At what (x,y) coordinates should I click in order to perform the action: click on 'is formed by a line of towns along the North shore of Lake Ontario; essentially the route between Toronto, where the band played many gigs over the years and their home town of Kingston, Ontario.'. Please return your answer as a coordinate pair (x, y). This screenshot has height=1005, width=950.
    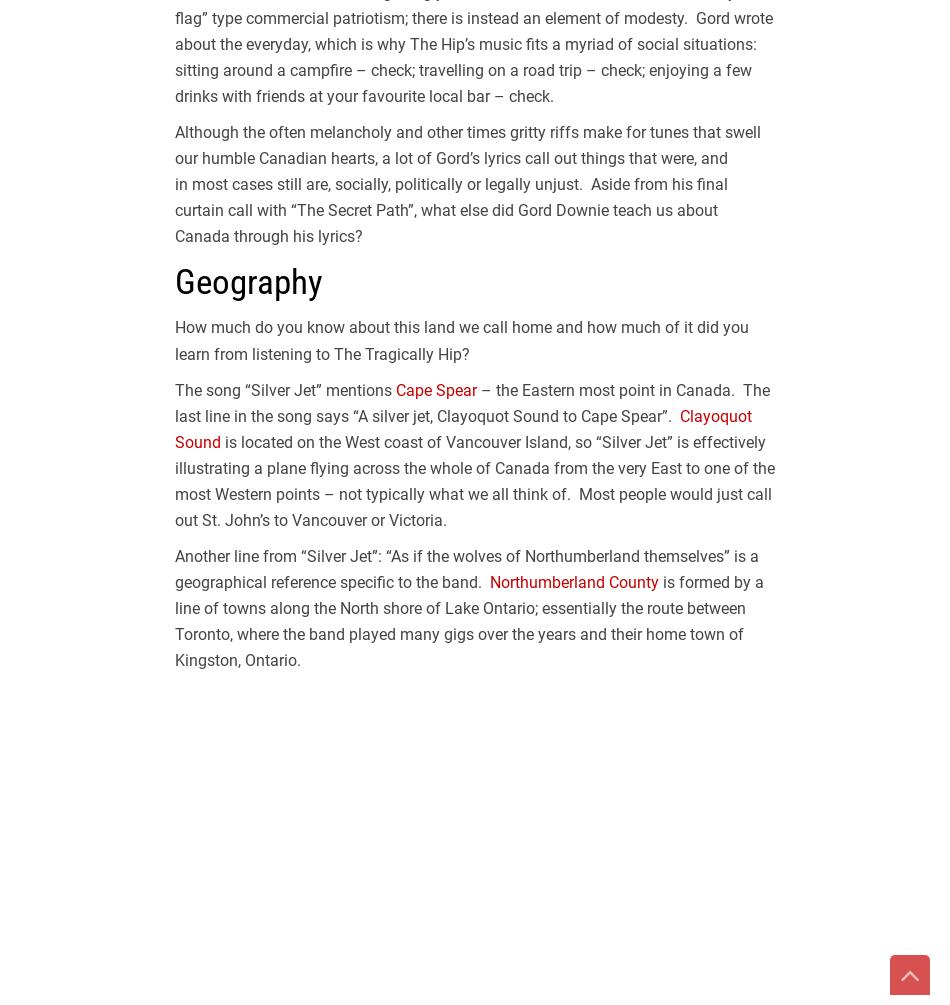
    Looking at the image, I should click on (468, 620).